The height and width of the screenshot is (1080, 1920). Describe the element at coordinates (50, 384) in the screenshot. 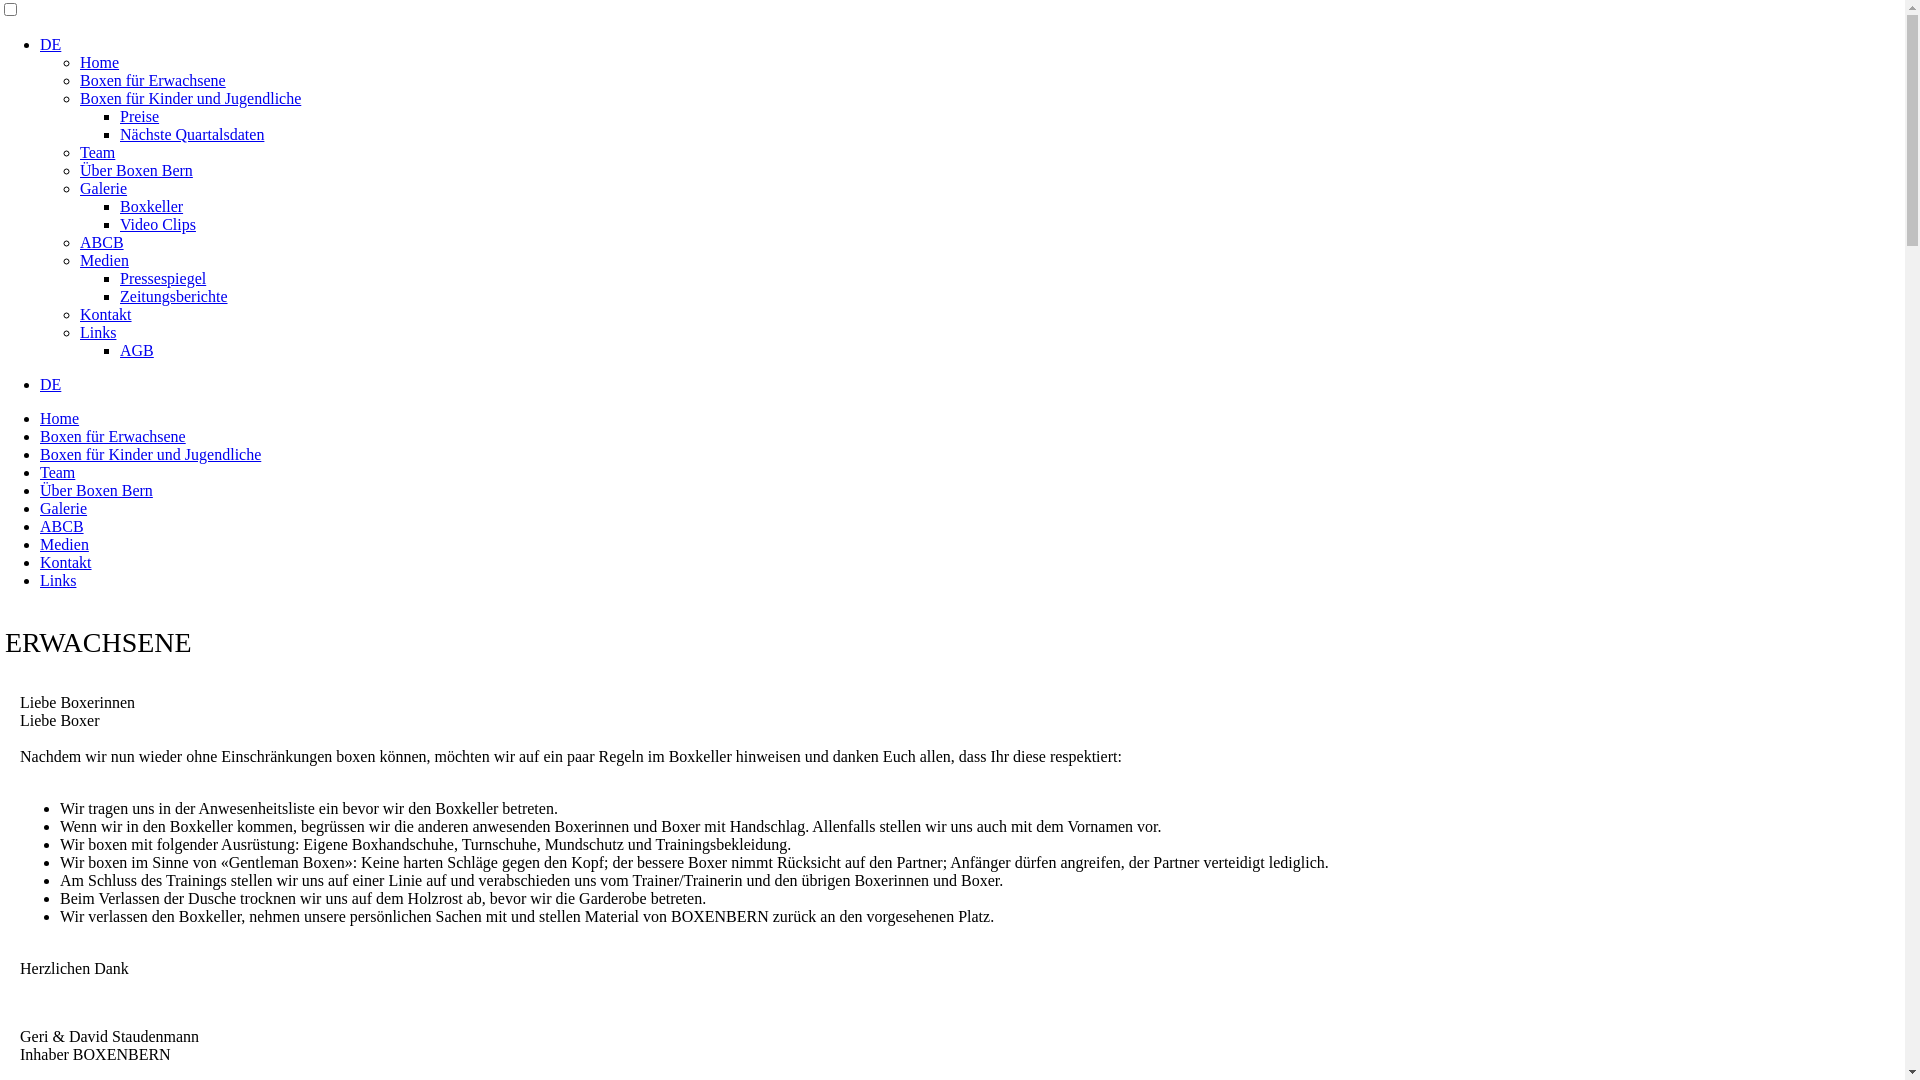

I see `'DE'` at that location.